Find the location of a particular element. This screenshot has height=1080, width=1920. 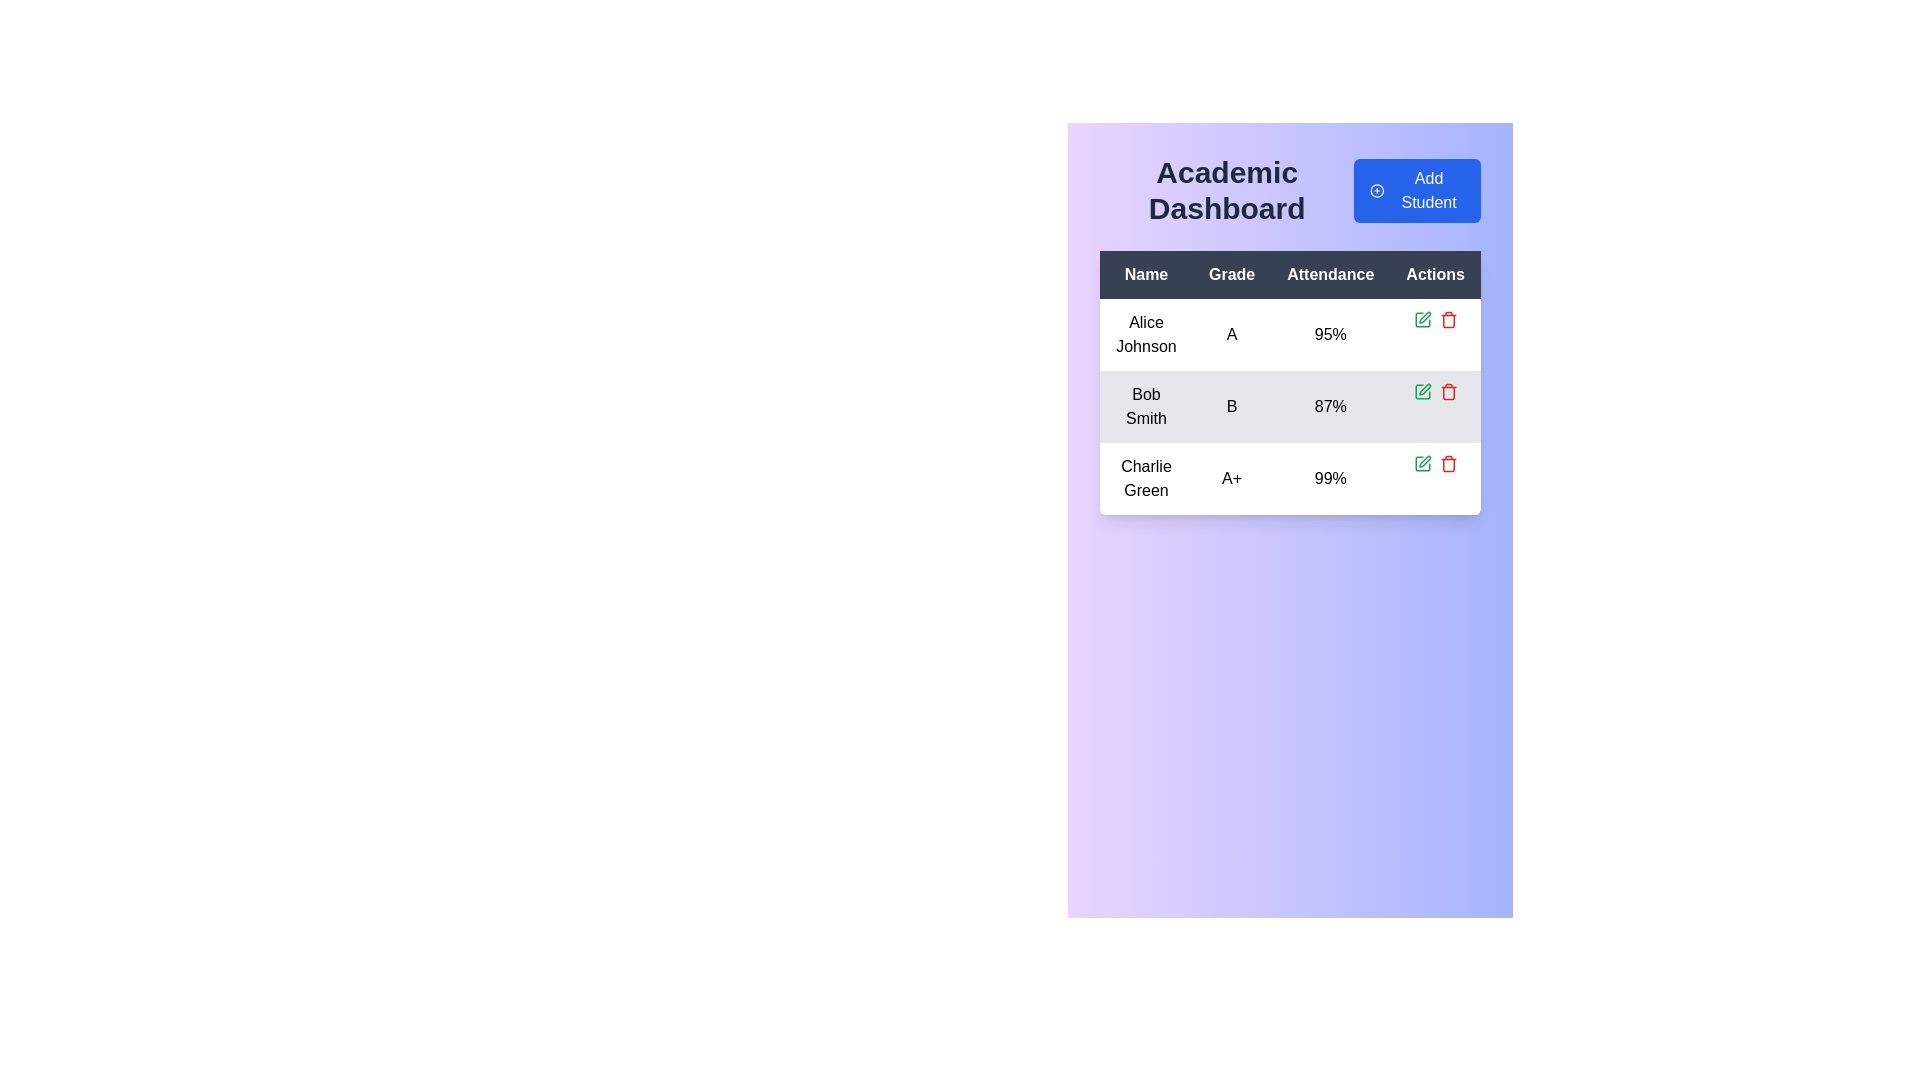

the second row of the table displaying details for Bob Smith is located at coordinates (1290, 406).